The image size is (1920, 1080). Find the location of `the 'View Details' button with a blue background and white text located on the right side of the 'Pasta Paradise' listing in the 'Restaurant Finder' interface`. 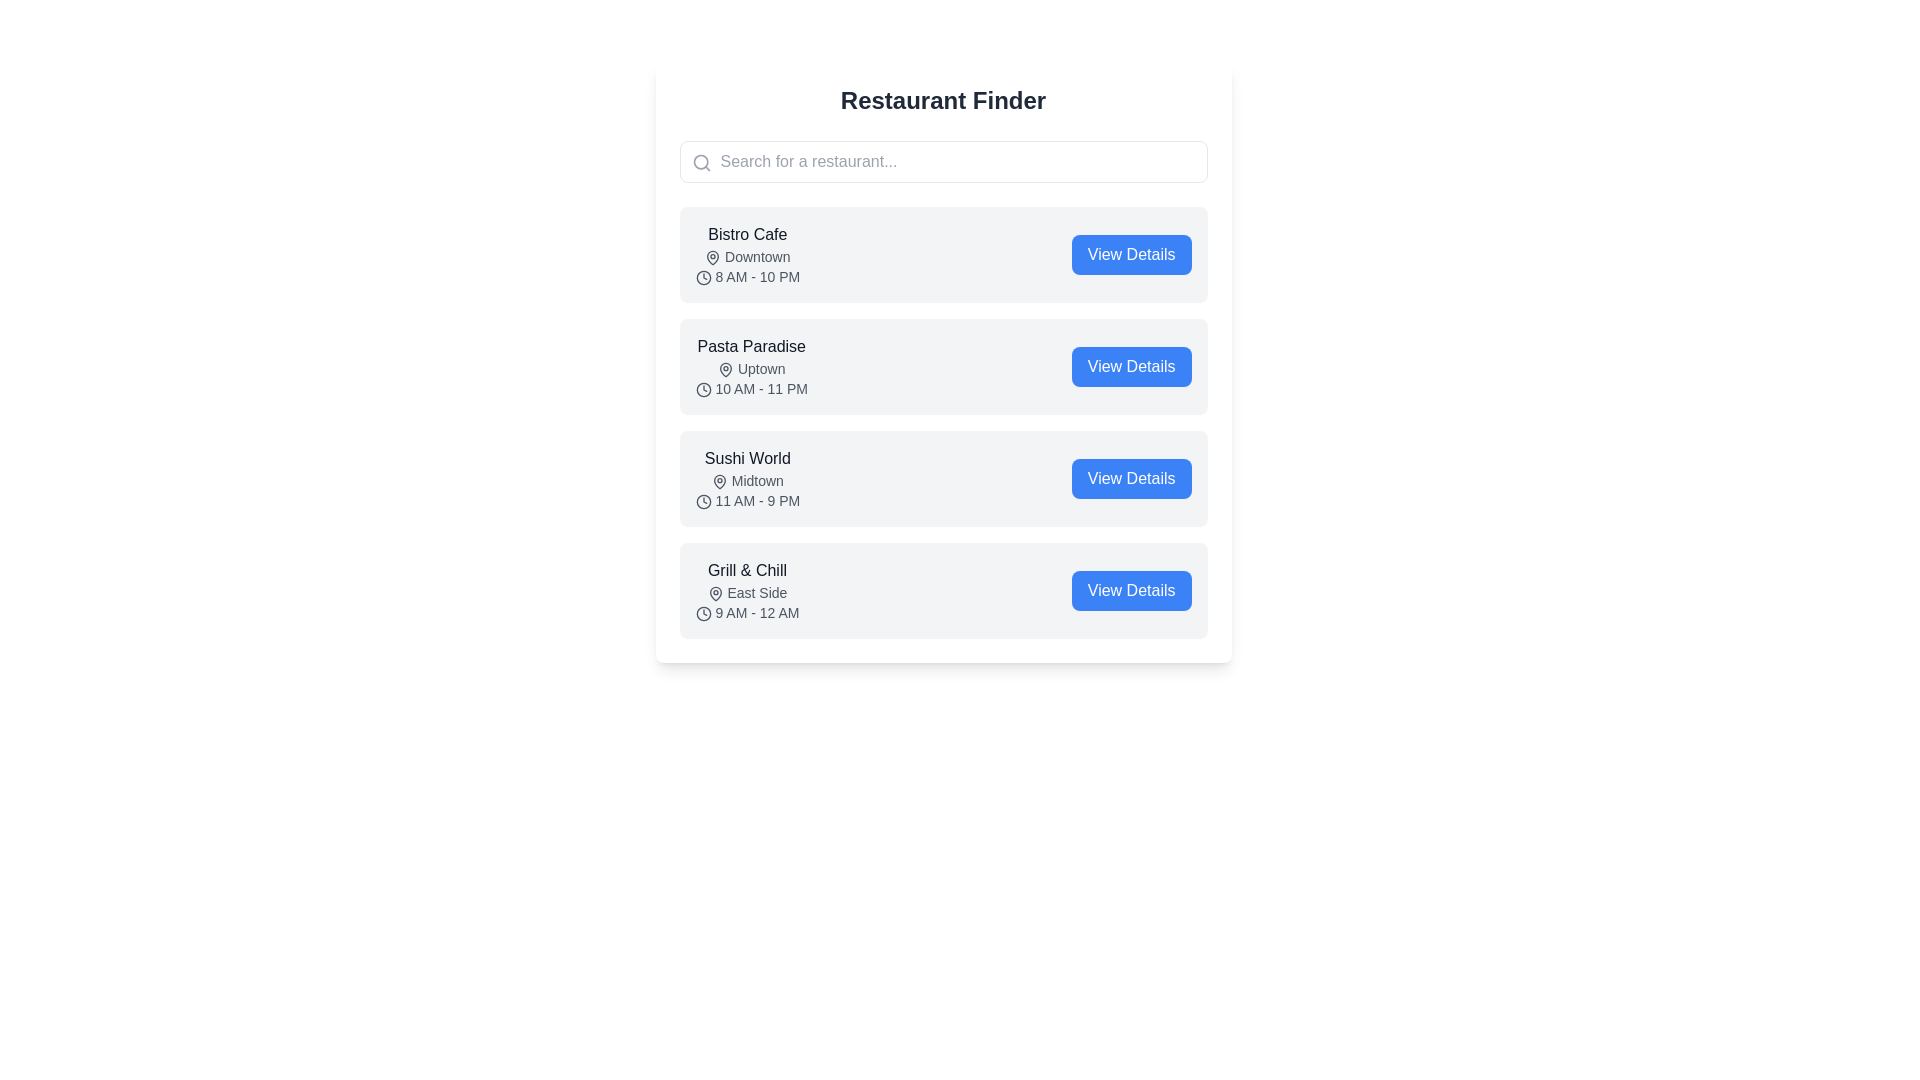

the 'View Details' button with a blue background and white text located on the right side of the 'Pasta Paradise' listing in the 'Restaurant Finder' interface is located at coordinates (1131, 366).